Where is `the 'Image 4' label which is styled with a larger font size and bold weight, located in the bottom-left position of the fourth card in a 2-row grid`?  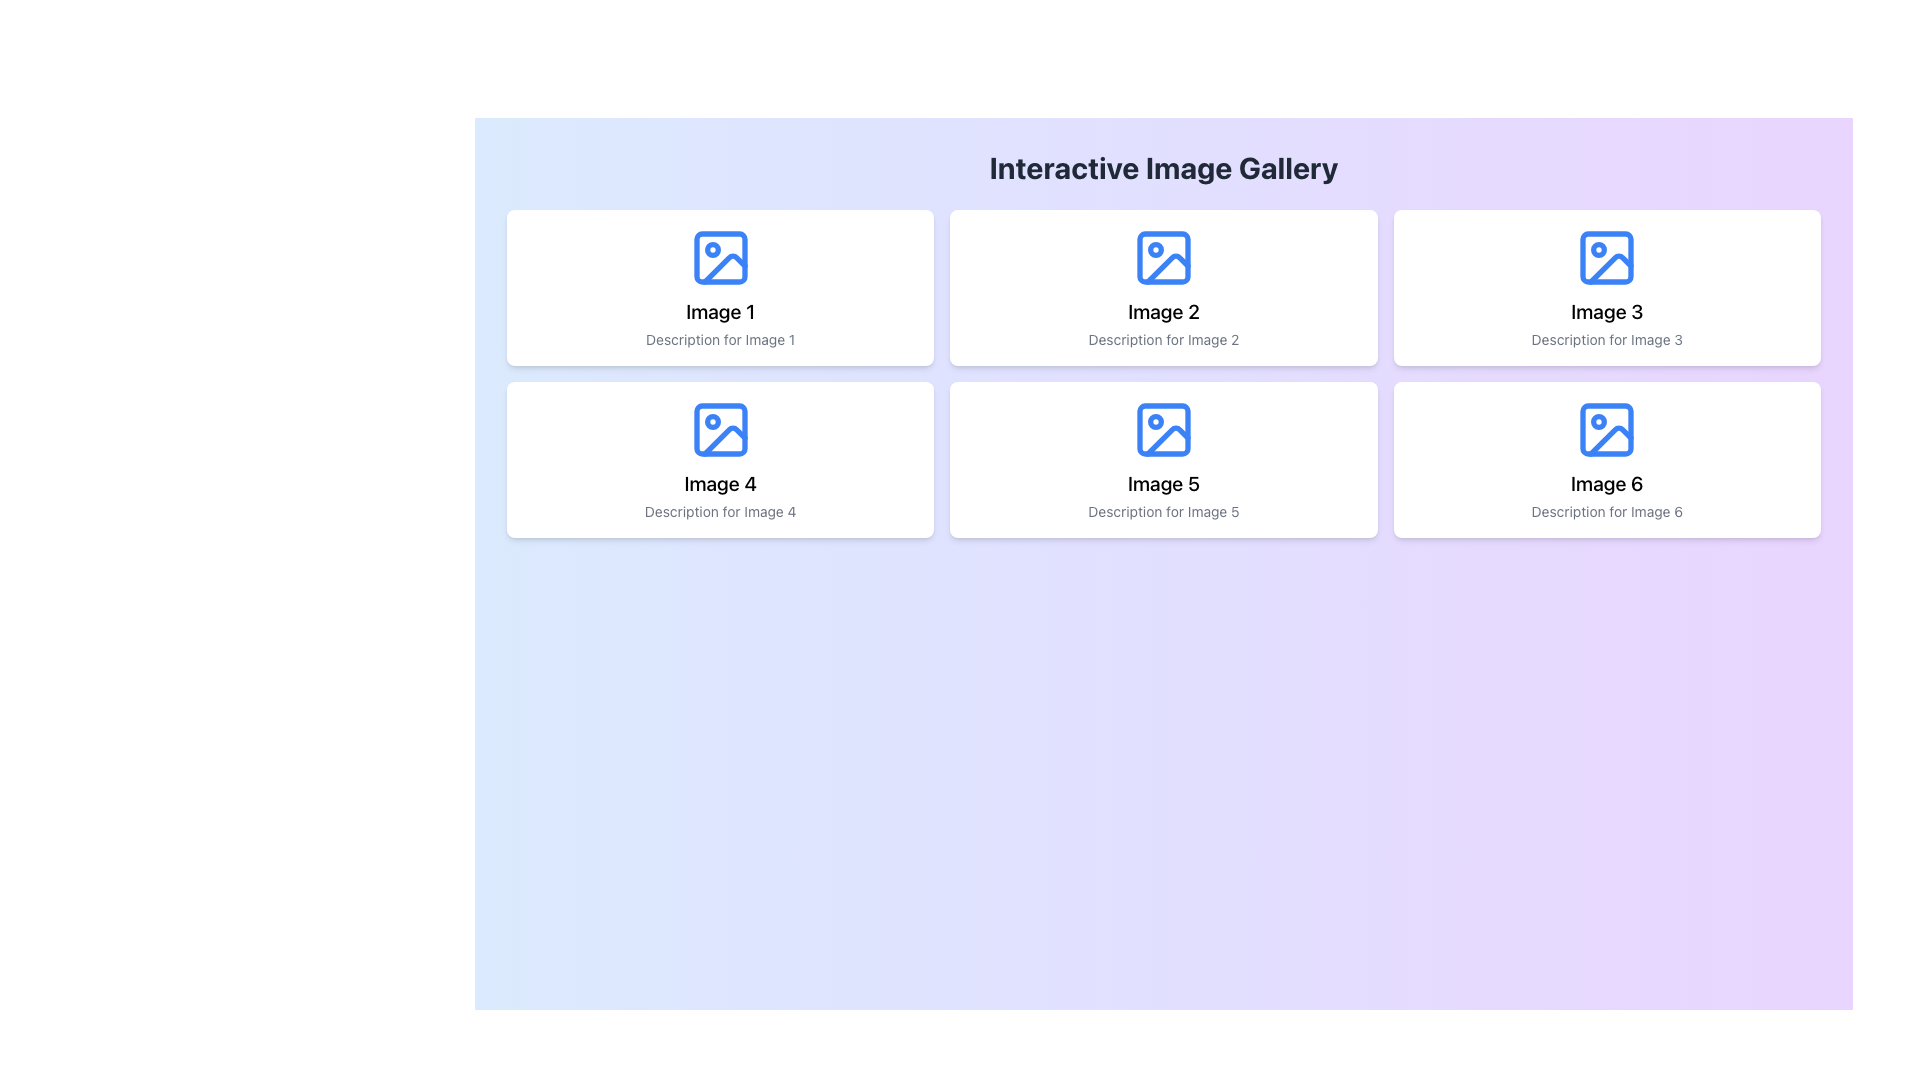 the 'Image 4' label which is styled with a larger font size and bold weight, located in the bottom-left position of the fourth card in a 2-row grid is located at coordinates (720, 483).